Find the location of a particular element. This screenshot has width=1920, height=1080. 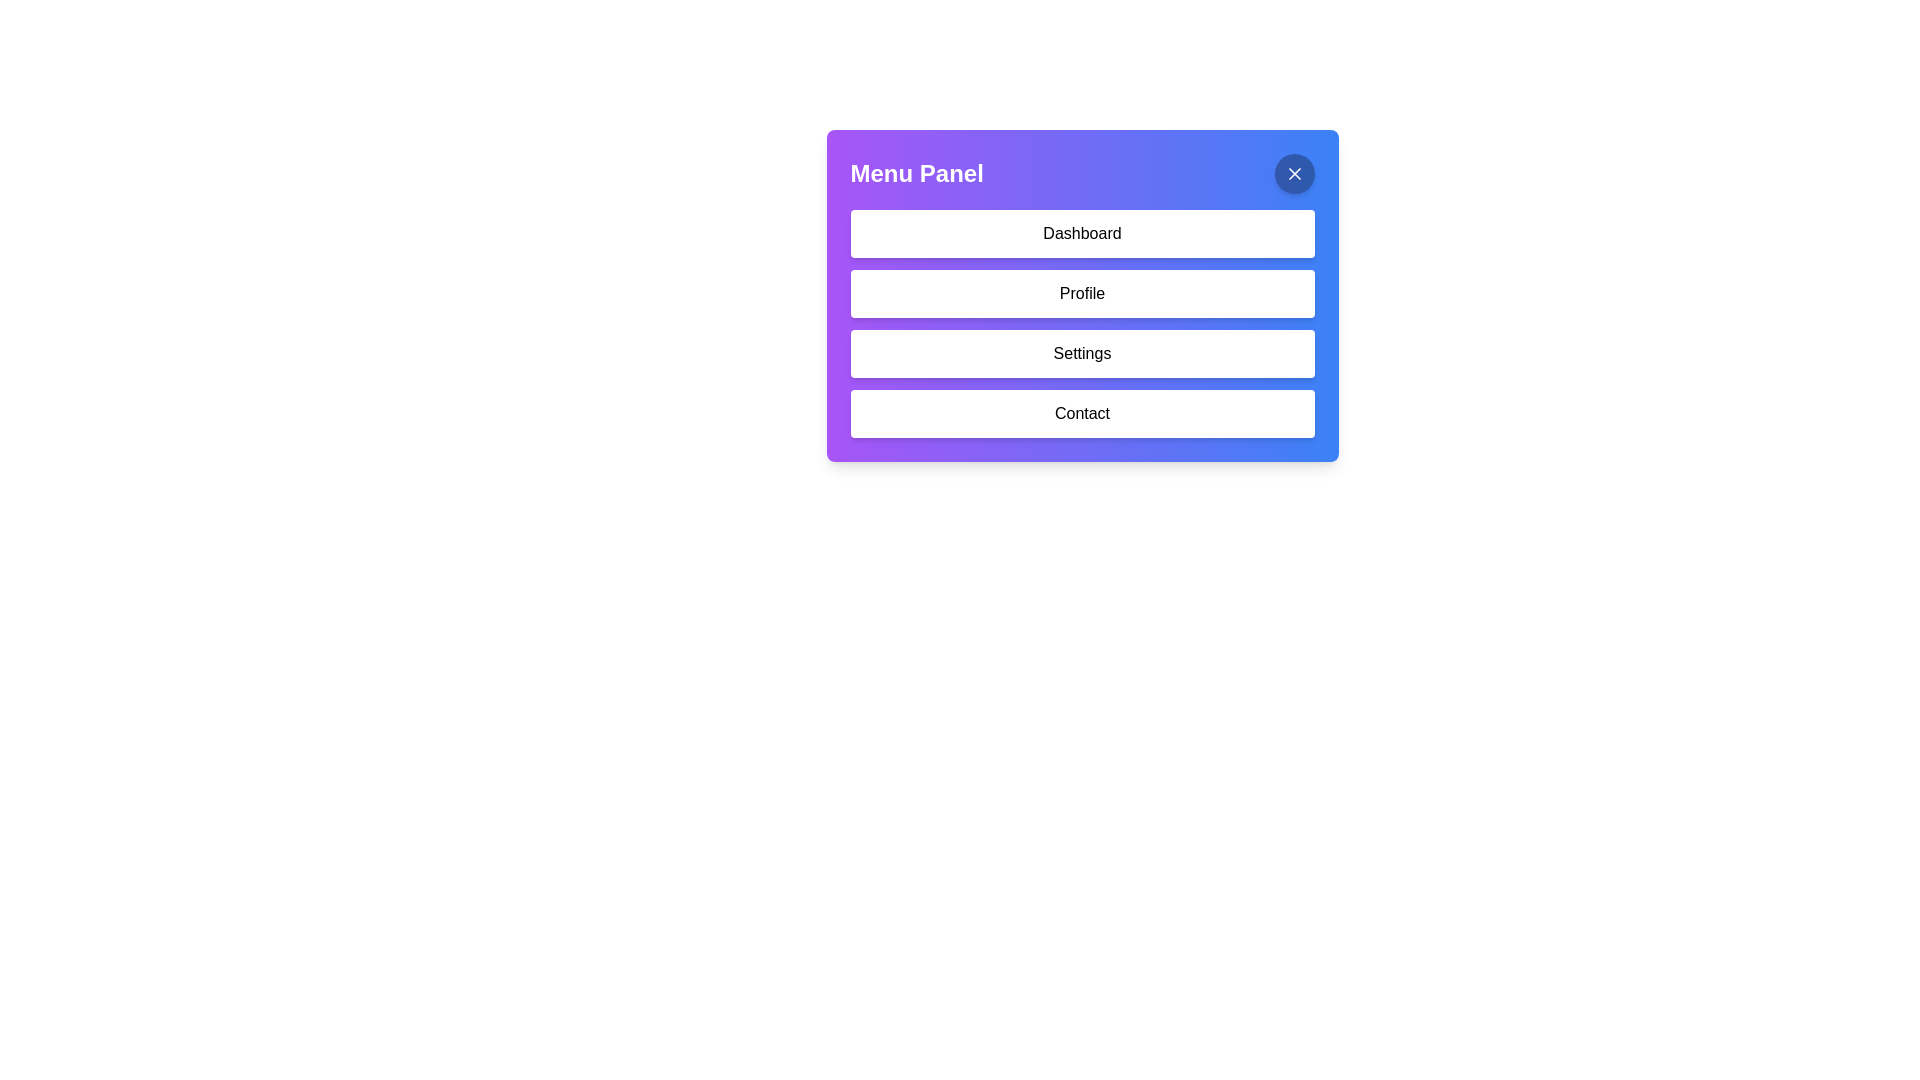

the Text Label located at the top-left corner of the panel, which serves as a header indicating the title or purpose of the section is located at coordinates (916, 172).